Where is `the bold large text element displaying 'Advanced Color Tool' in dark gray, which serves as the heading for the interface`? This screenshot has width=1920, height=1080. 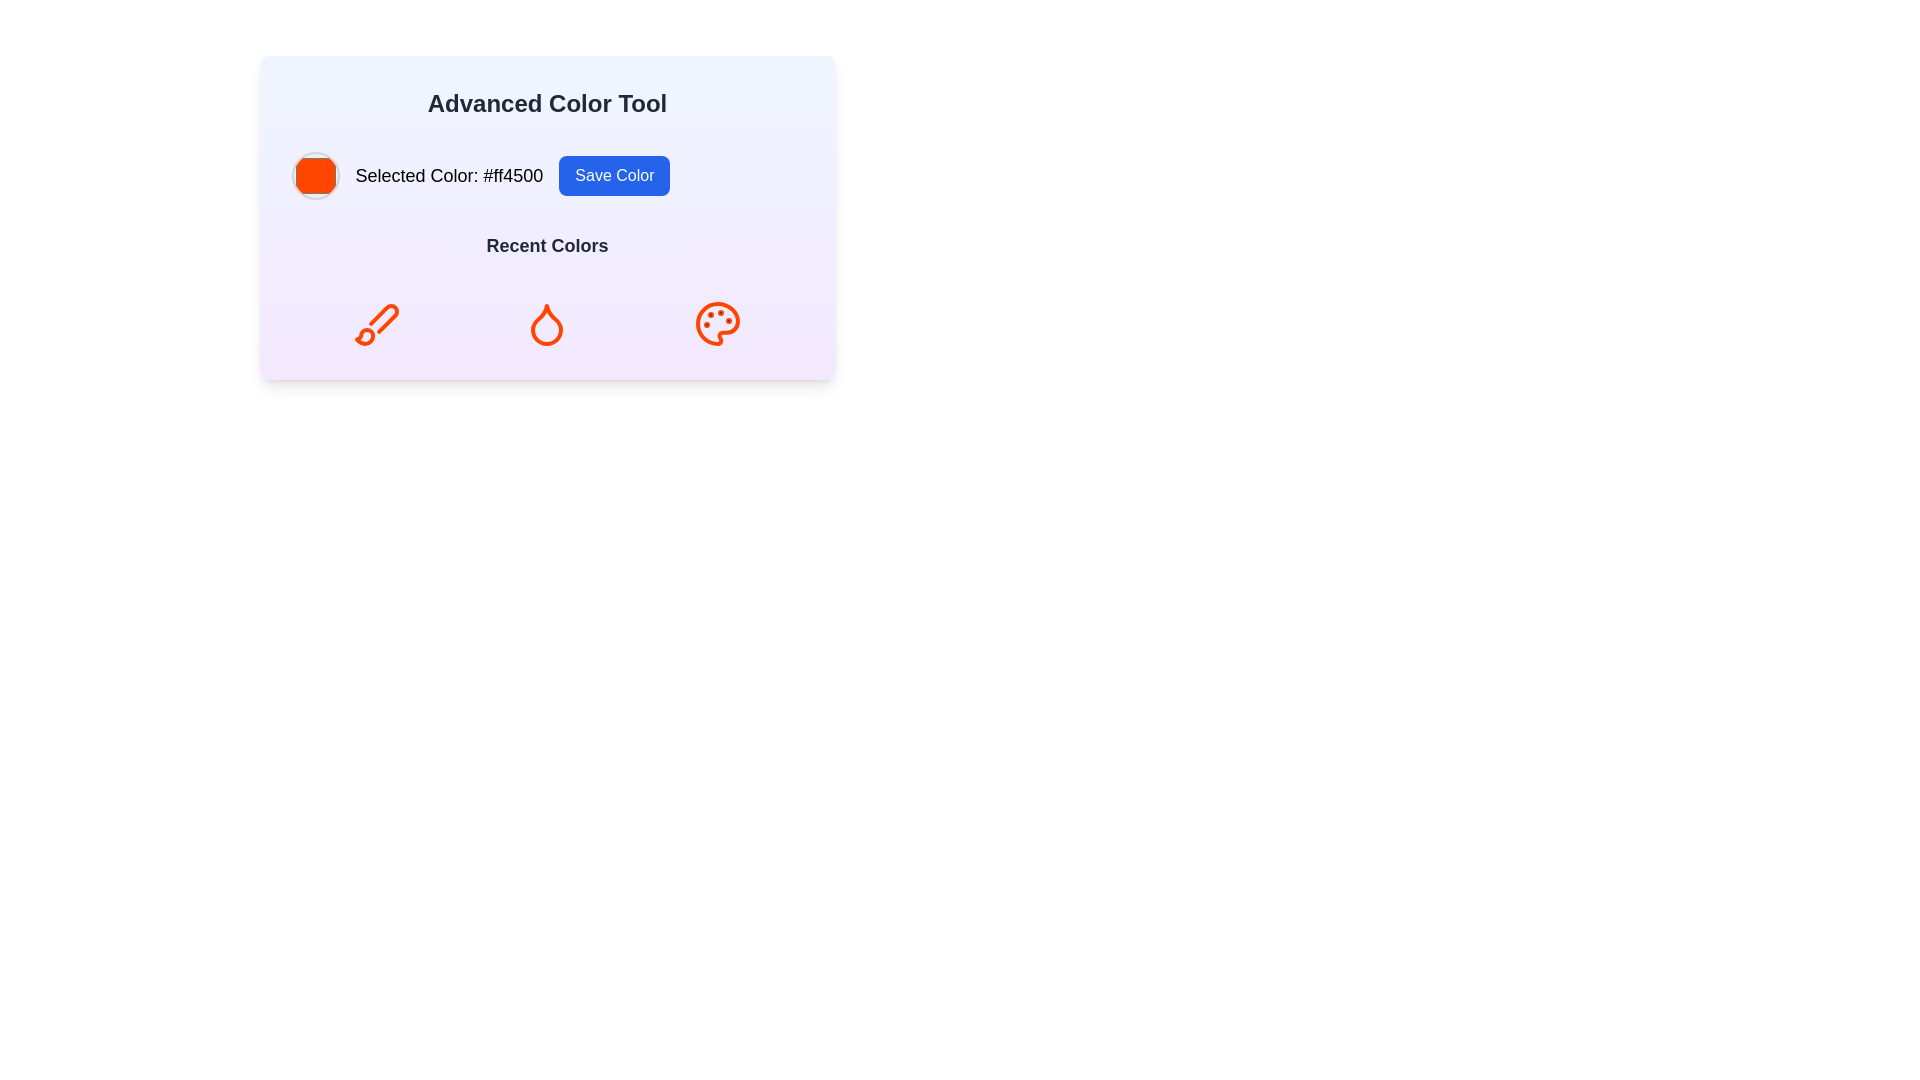 the bold large text element displaying 'Advanced Color Tool' in dark gray, which serves as the heading for the interface is located at coordinates (547, 104).